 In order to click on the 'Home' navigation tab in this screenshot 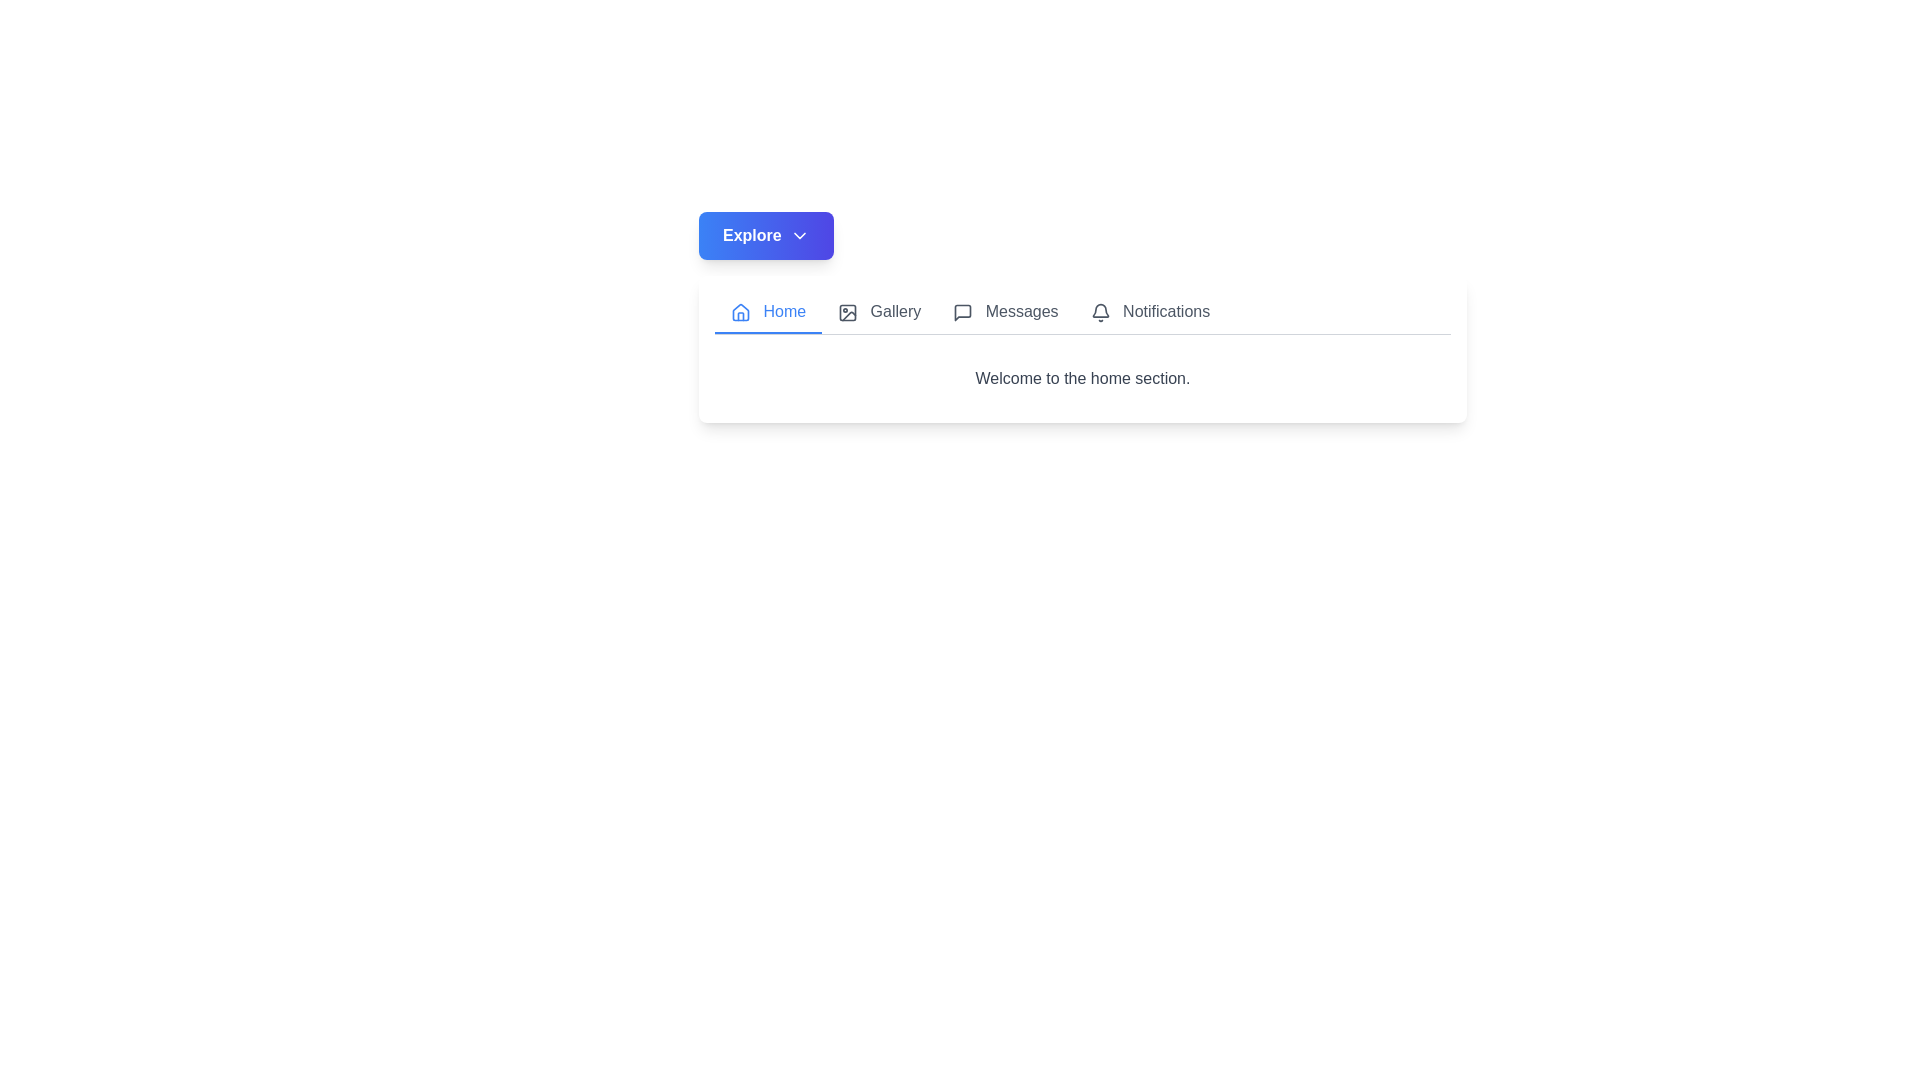, I will do `click(767, 312)`.